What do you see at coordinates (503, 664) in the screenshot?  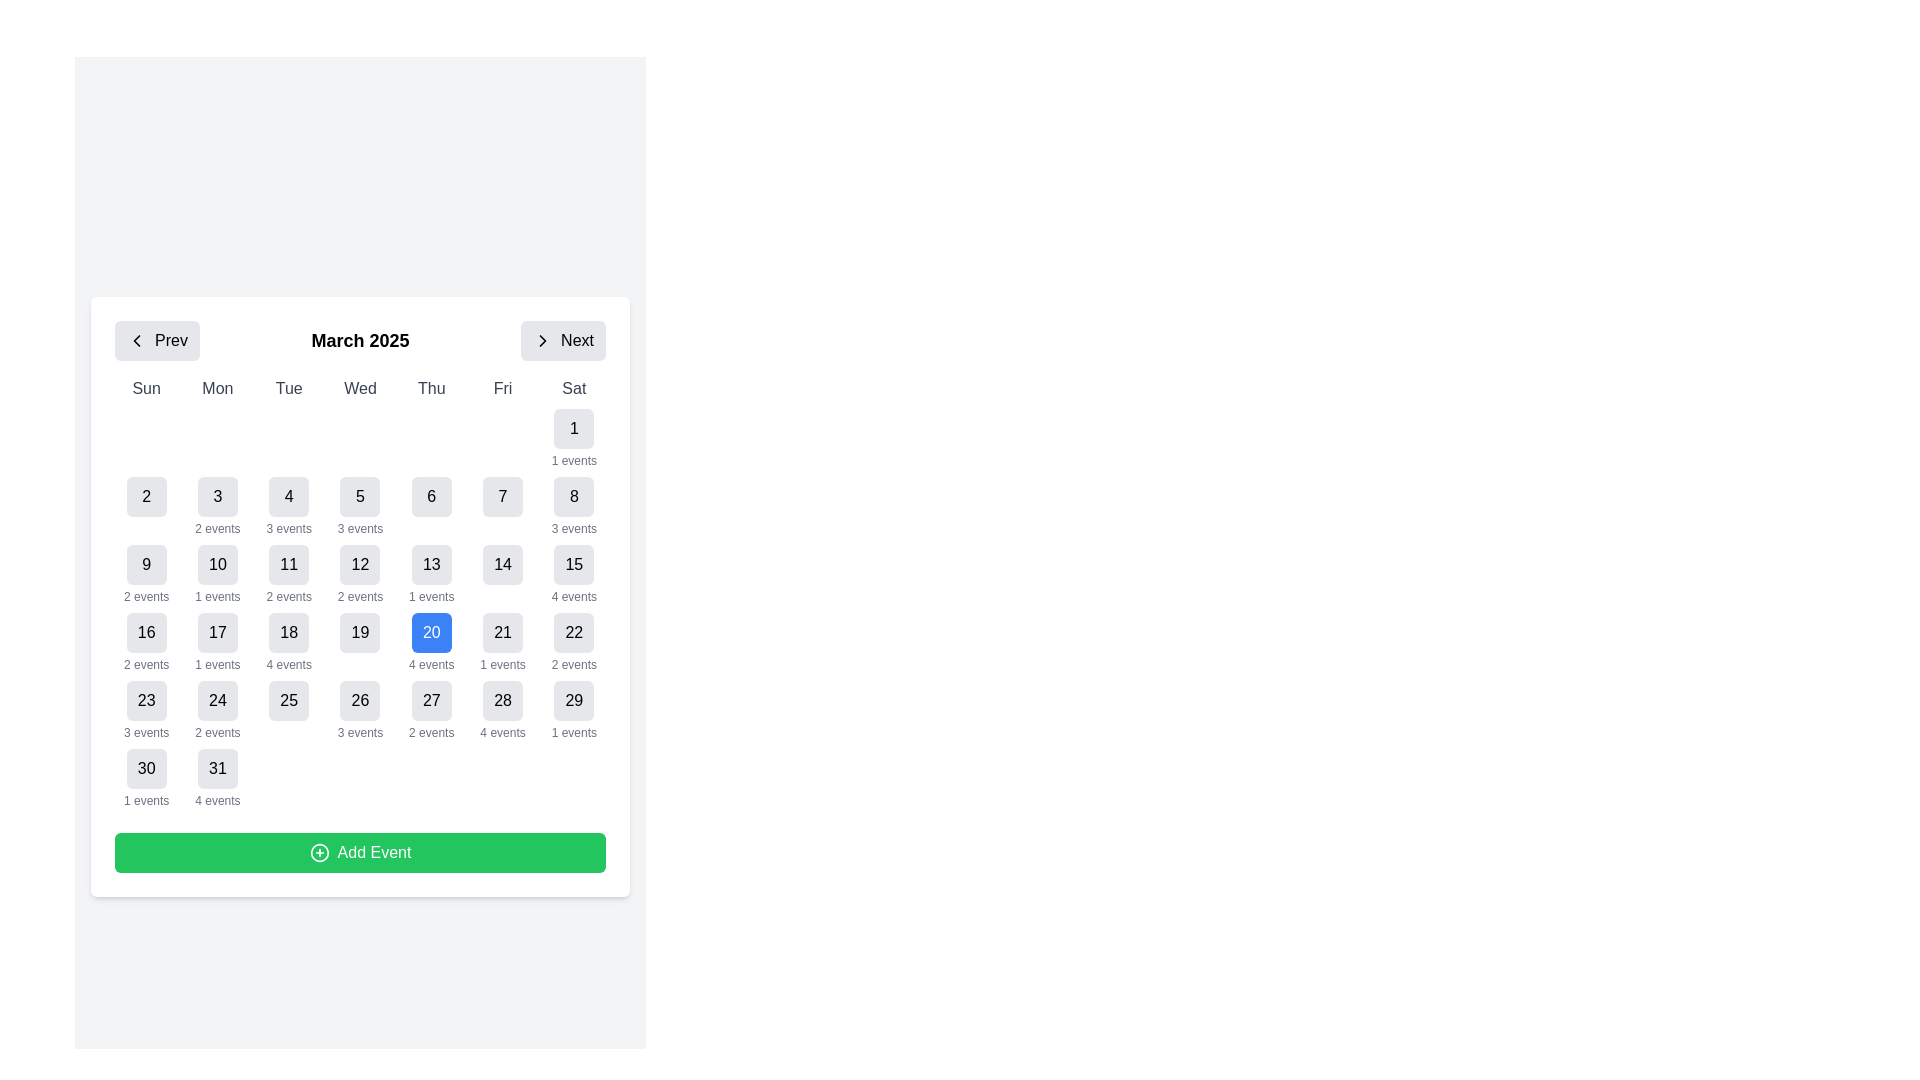 I see `the static text indicating the number of planned events for the date '21' in the calendar view, positioned directly below the clickable date box` at bounding box center [503, 664].